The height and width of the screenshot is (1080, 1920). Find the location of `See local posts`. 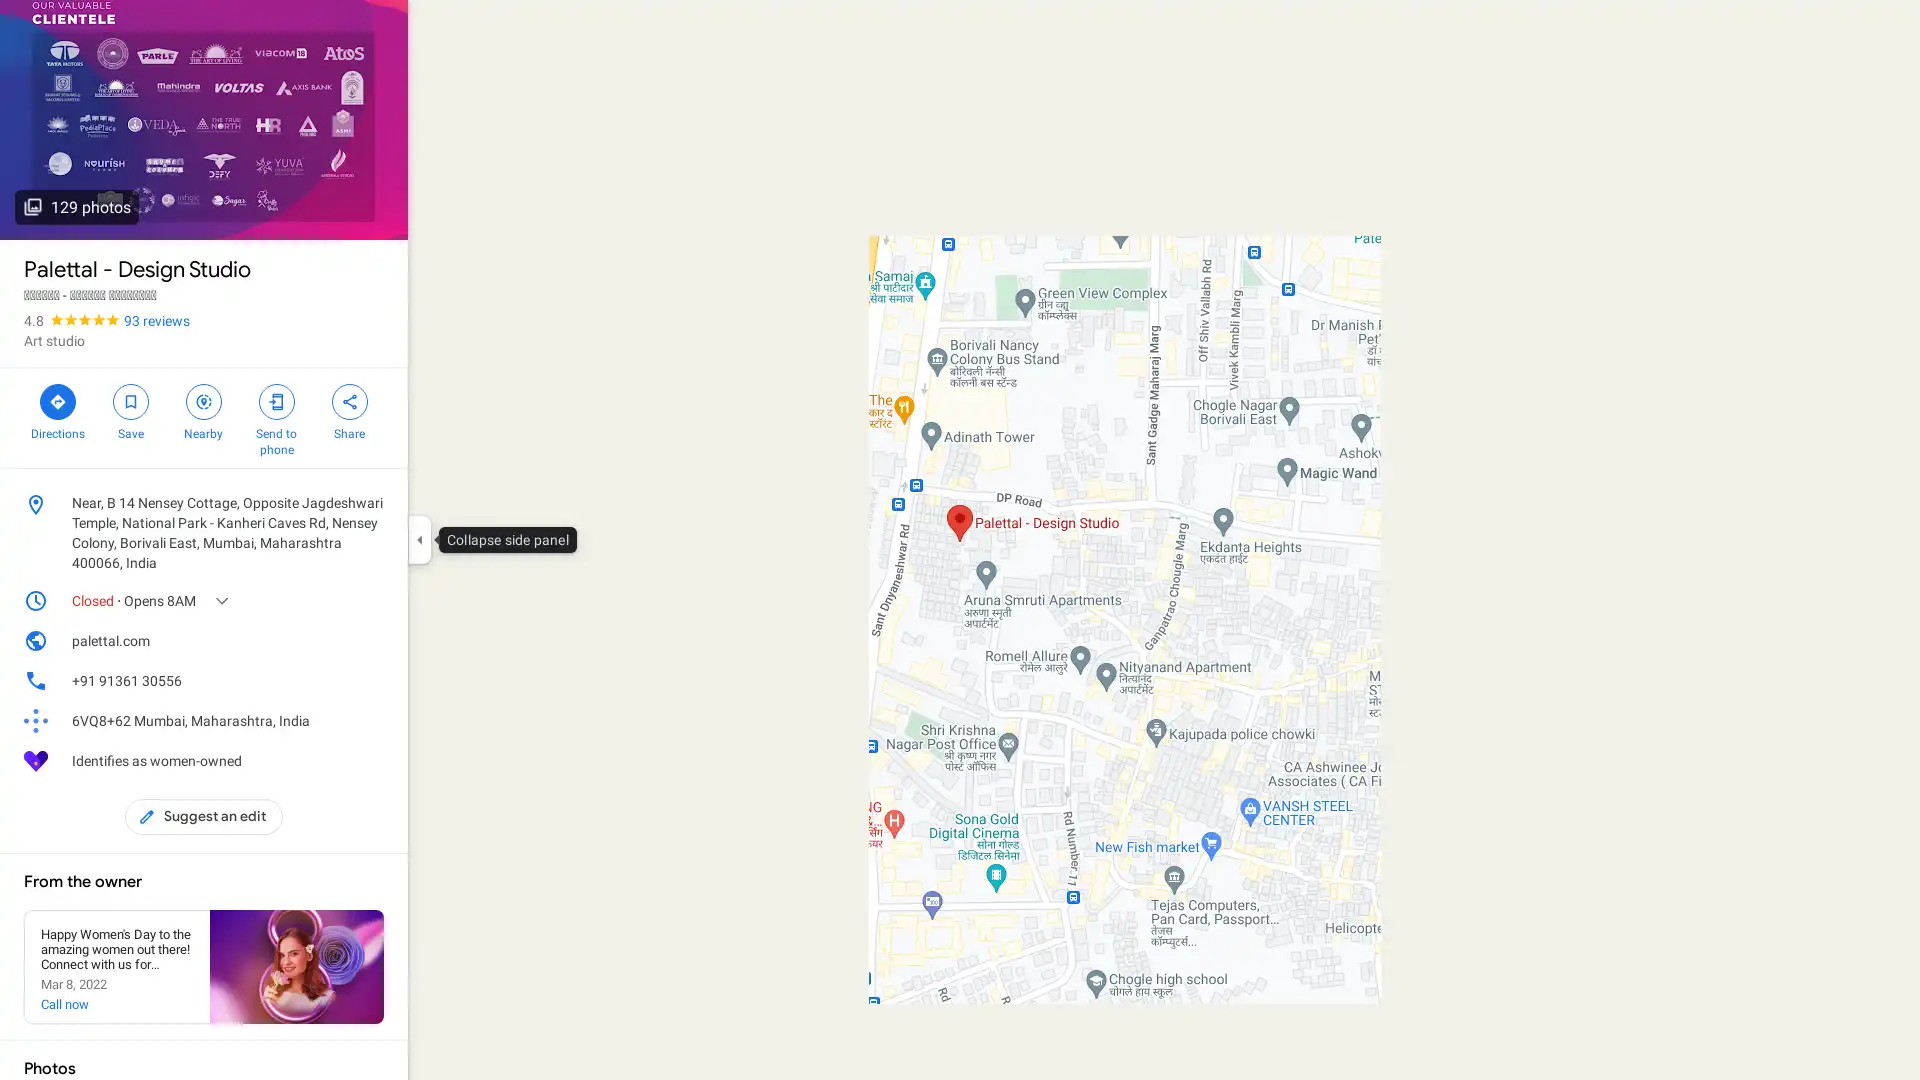

See local posts is located at coordinates (204, 966).